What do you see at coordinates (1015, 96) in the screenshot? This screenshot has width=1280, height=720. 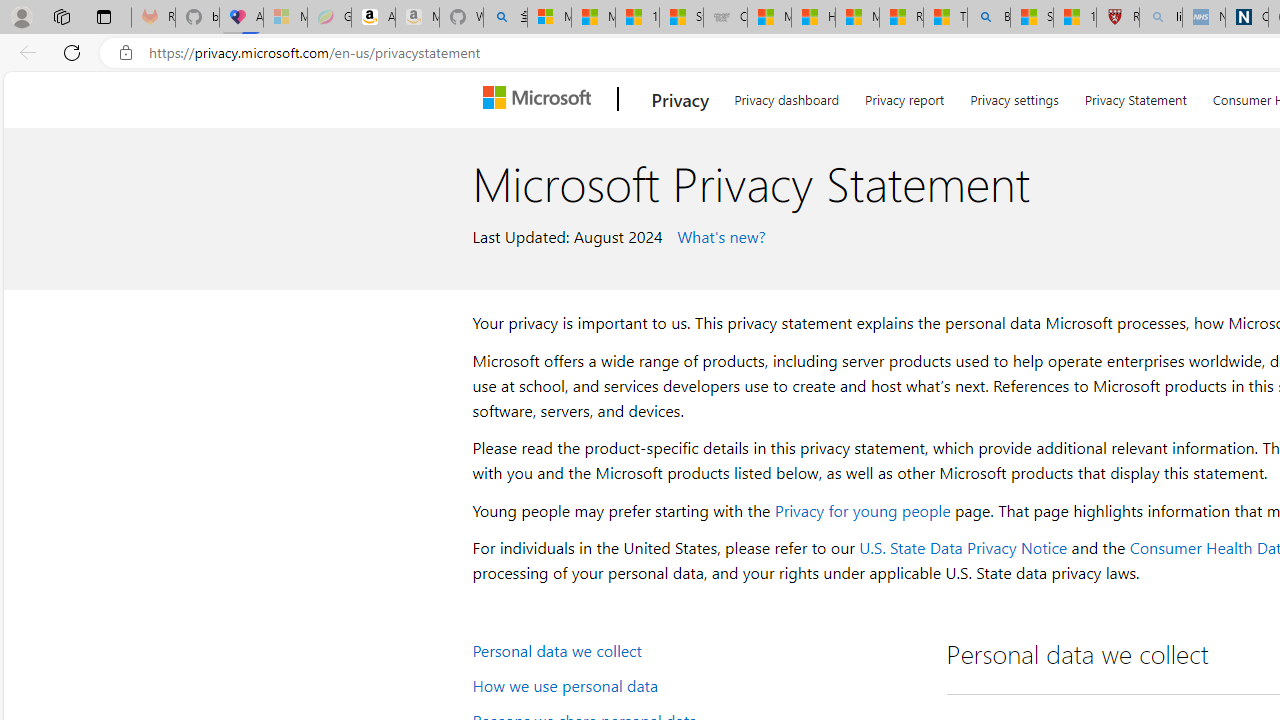 I see `'Privacy settings'` at bounding box center [1015, 96].